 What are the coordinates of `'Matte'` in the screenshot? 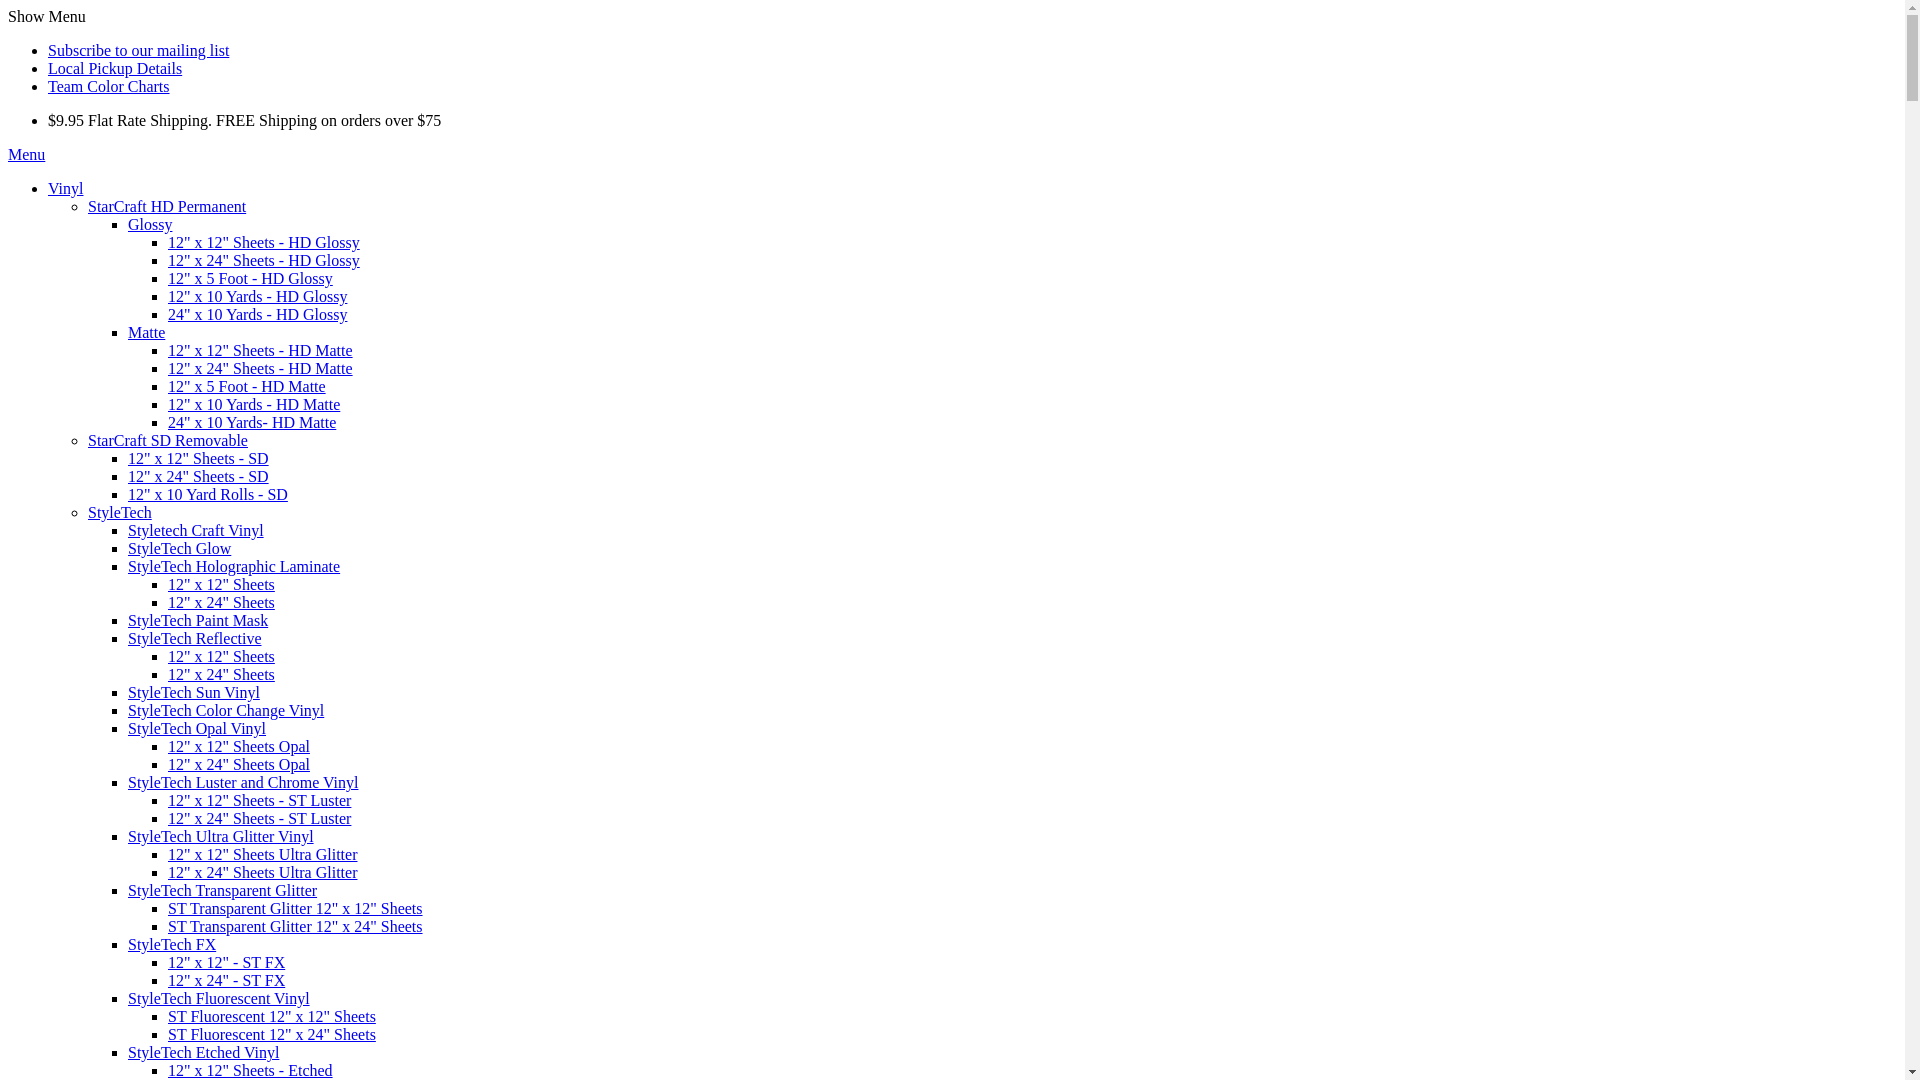 It's located at (145, 331).